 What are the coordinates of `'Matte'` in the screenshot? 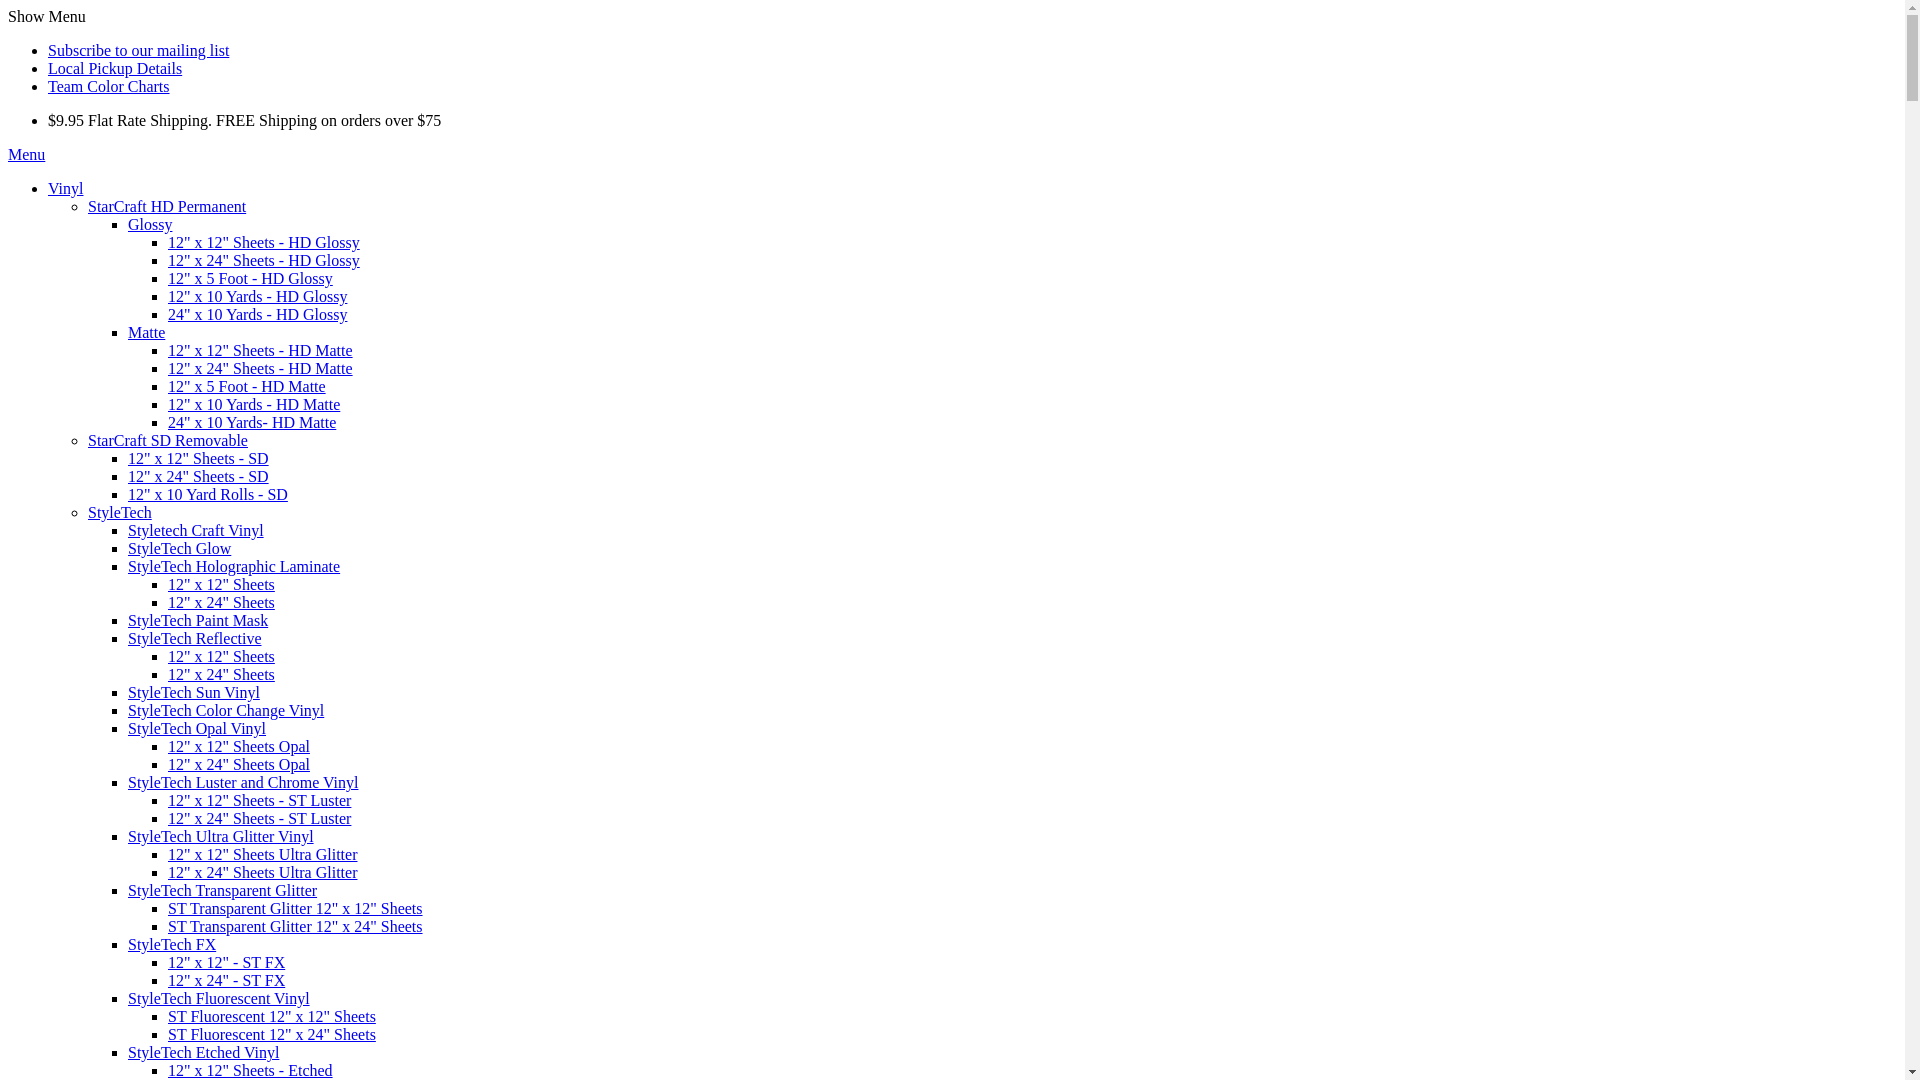 It's located at (145, 331).